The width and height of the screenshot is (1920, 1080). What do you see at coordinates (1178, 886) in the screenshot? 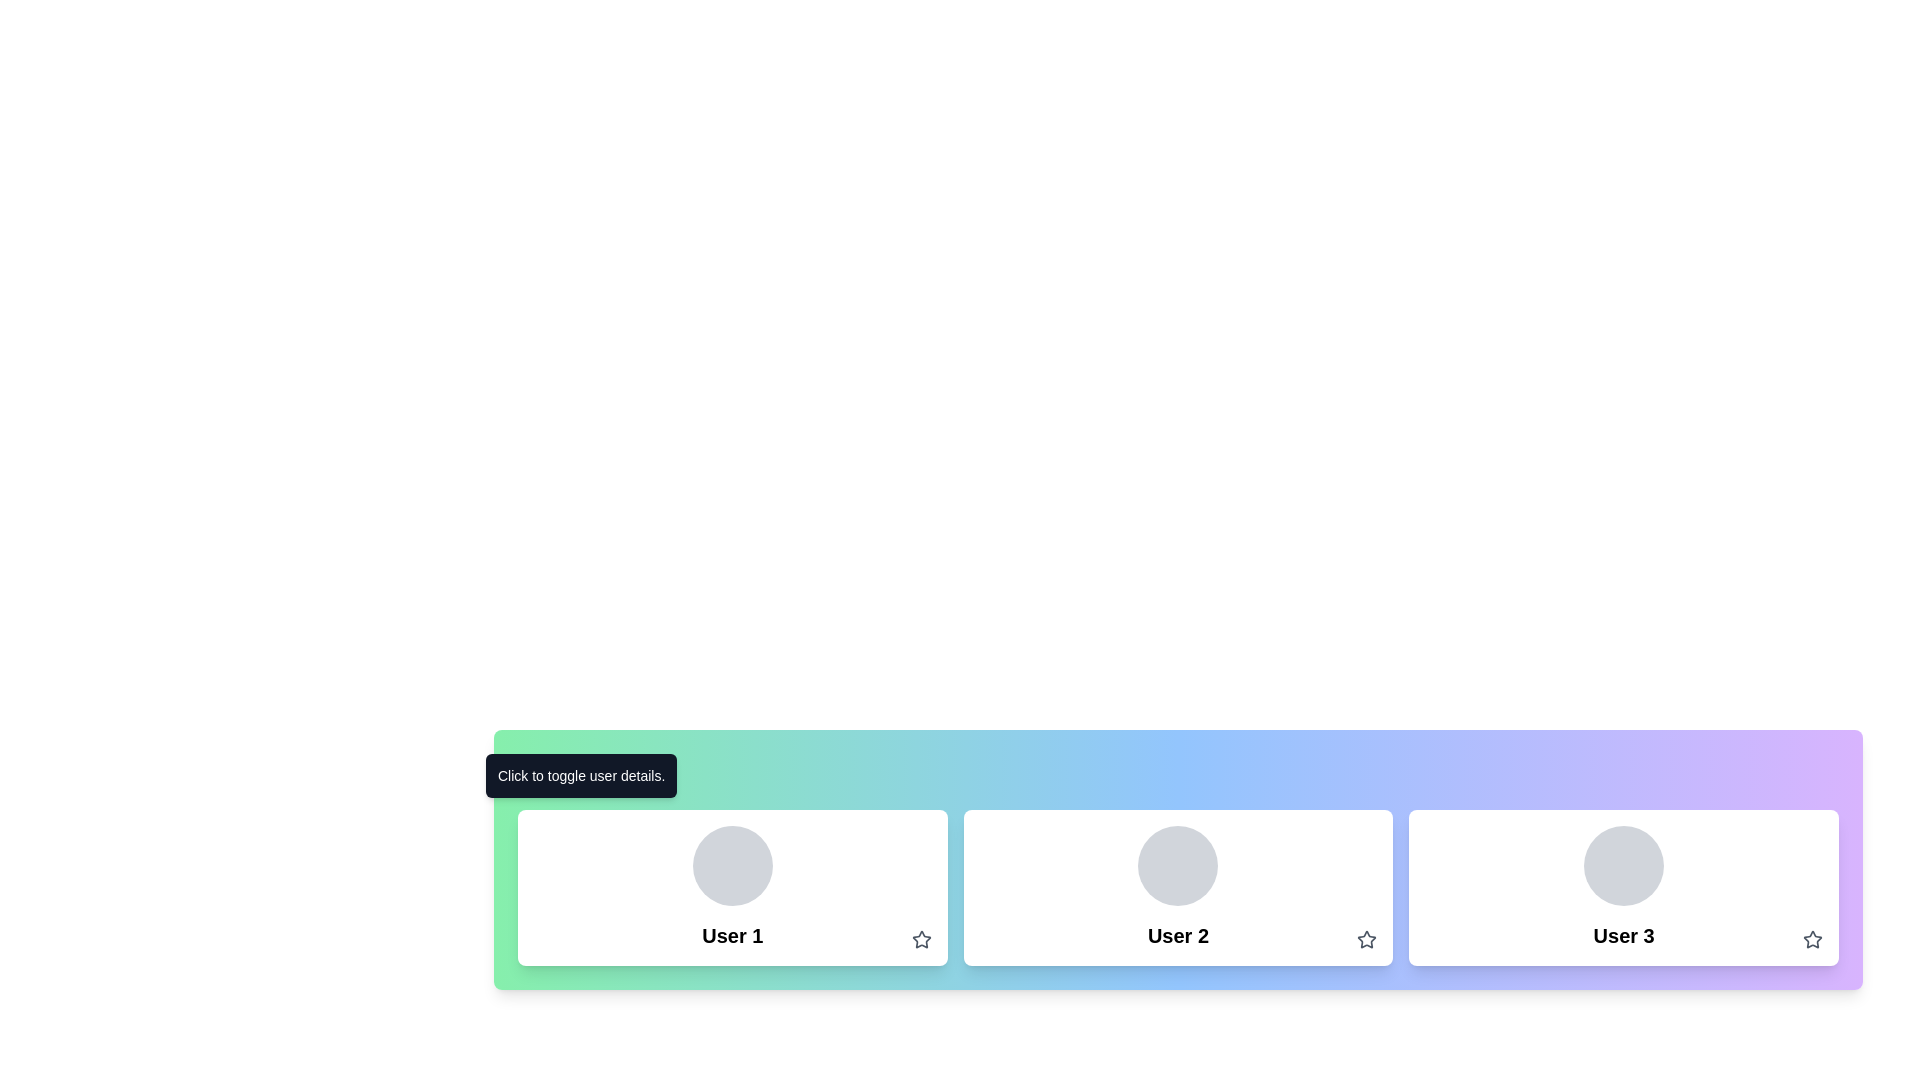
I see `the user profile summary card, which is the second card in a horizontal group of three cards, identified visually by the user's name and an image placeholder` at bounding box center [1178, 886].